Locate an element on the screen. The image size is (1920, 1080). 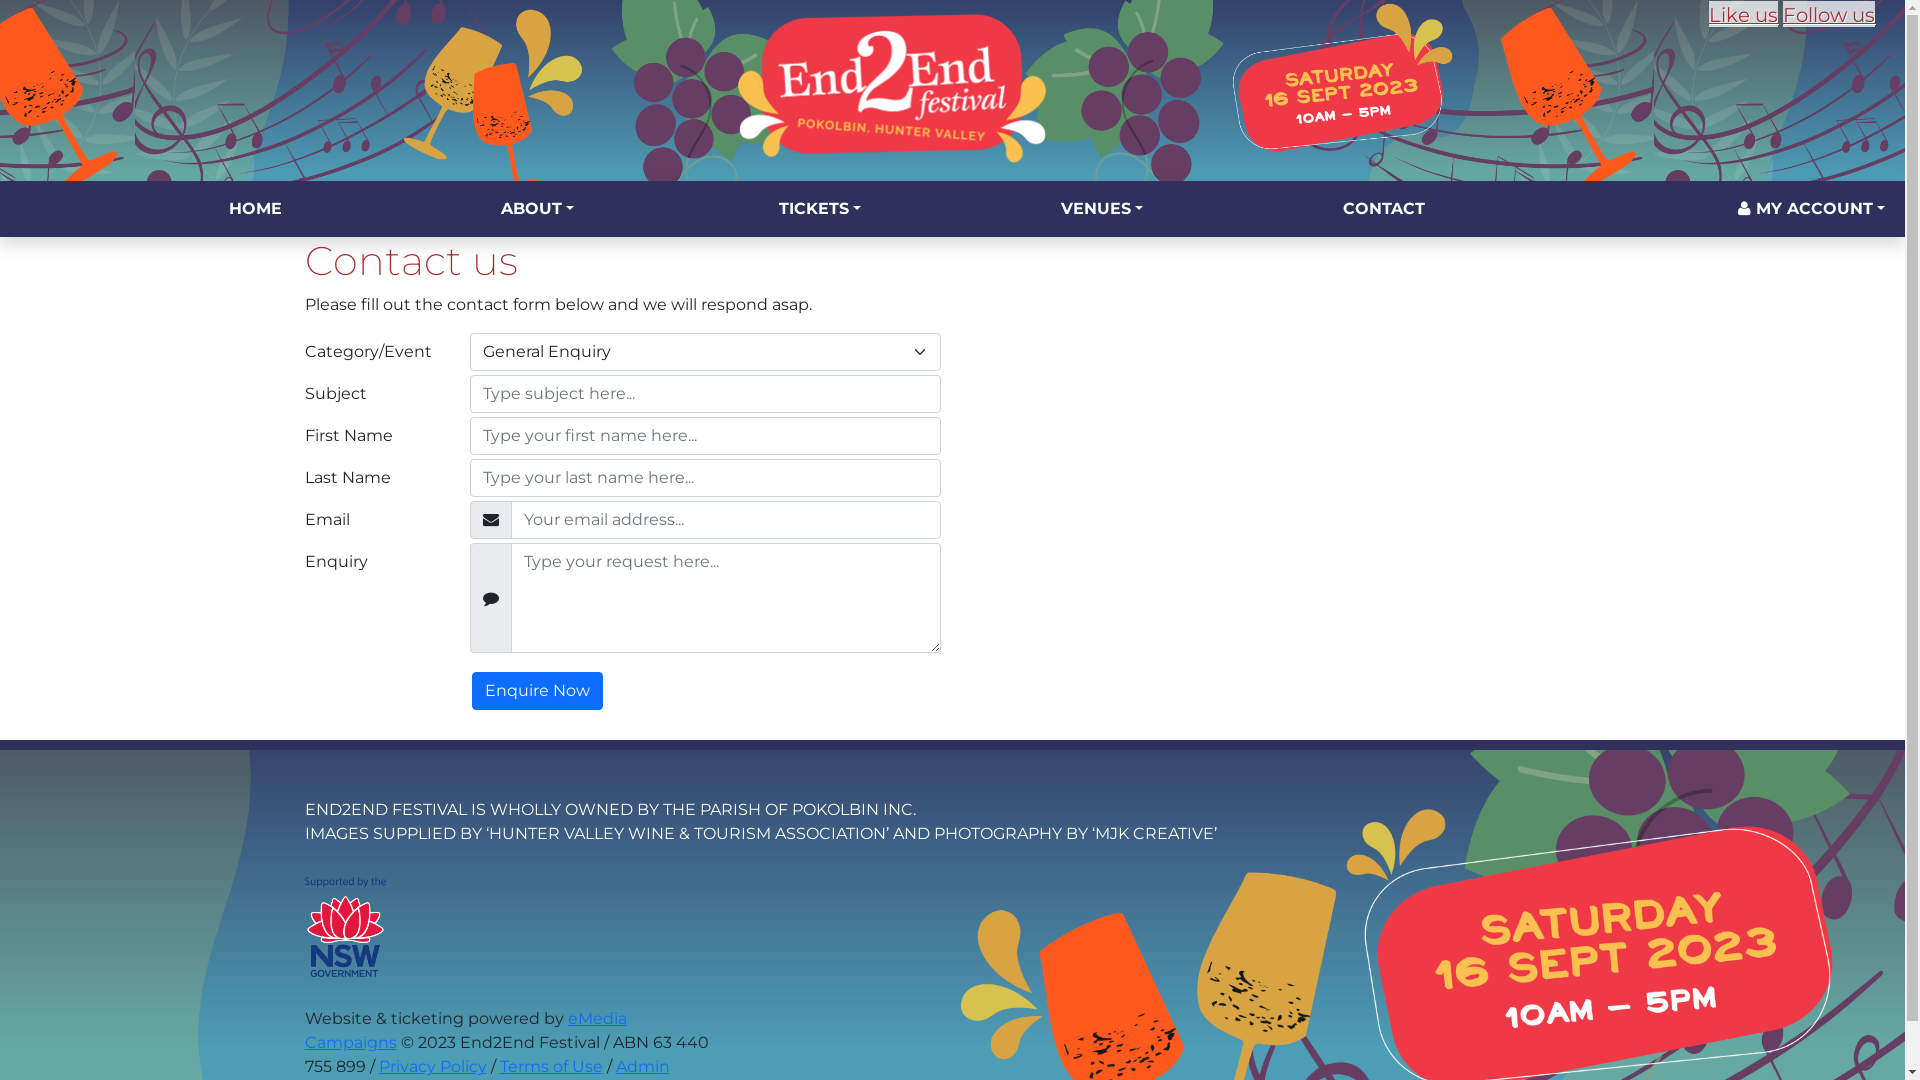
'MY ACCOUNT' is located at coordinates (1811, 208).